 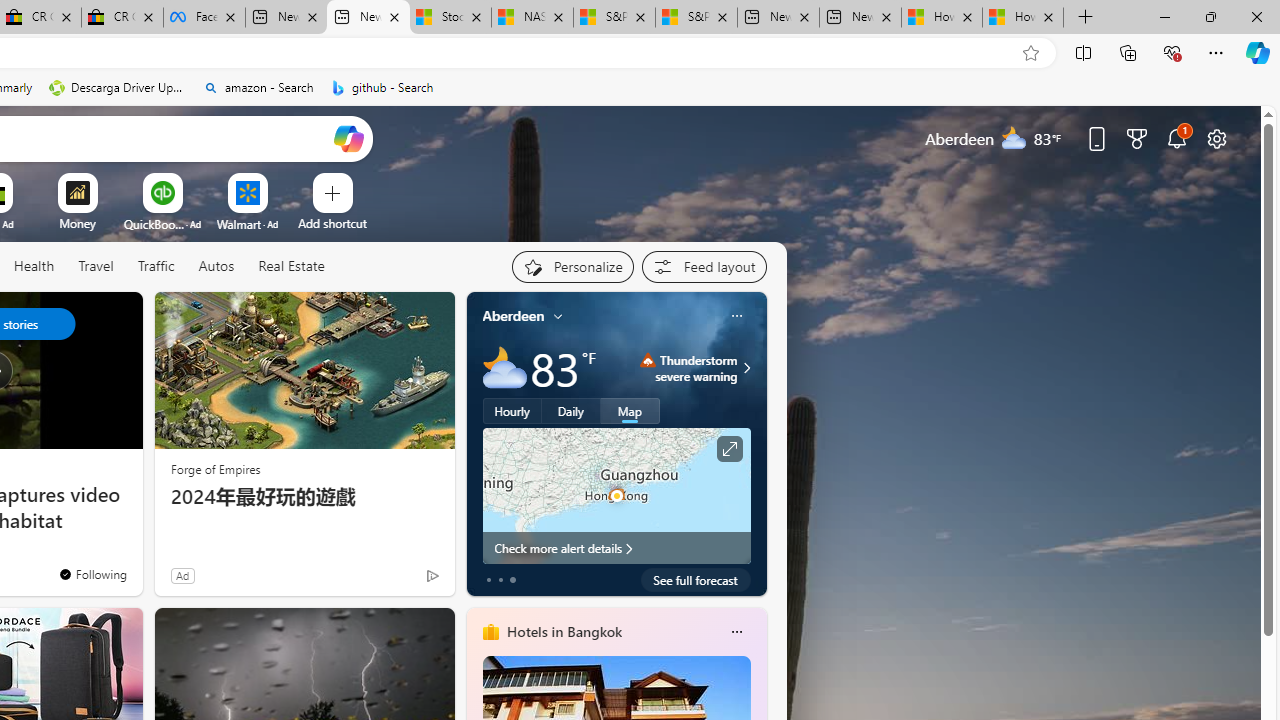 What do you see at coordinates (290, 266) in the screenshot?
I see `'Real Estate'` at bounding box center [290, 266].